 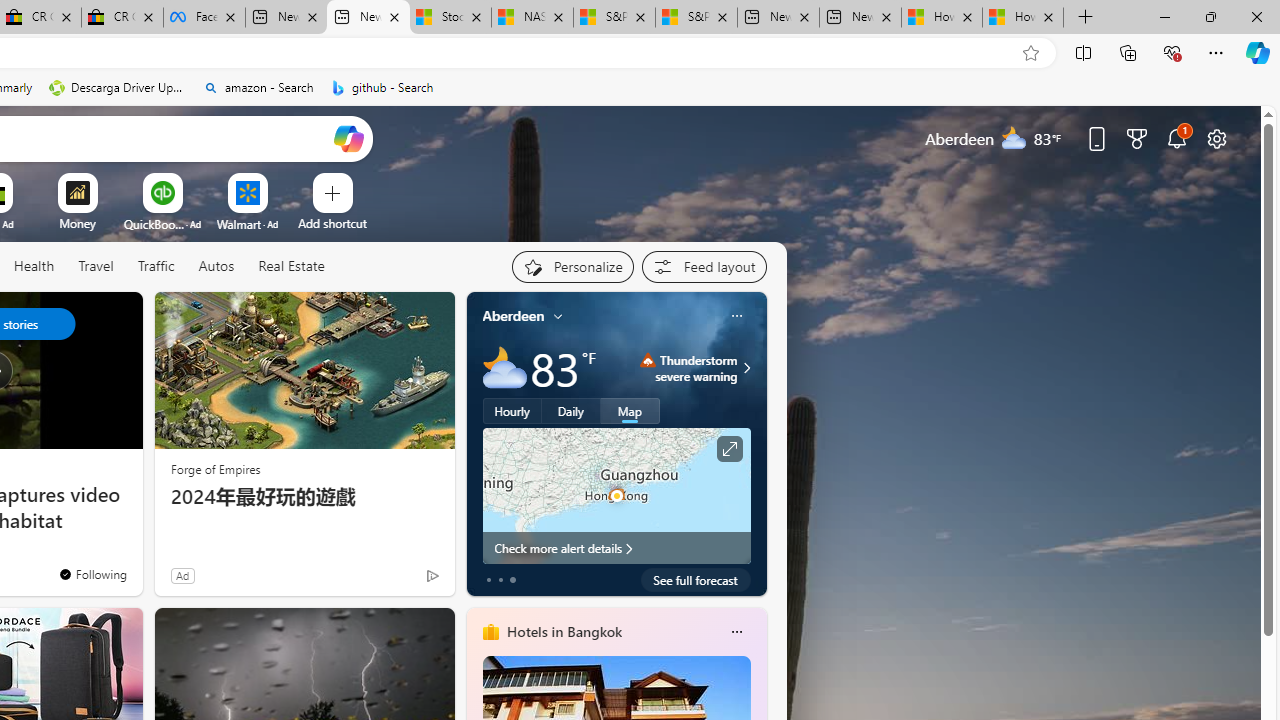 What do you see at coordinates (290, 266) in the screenshot?
I see `'Real Estate'` at bounding box center [290, 266].